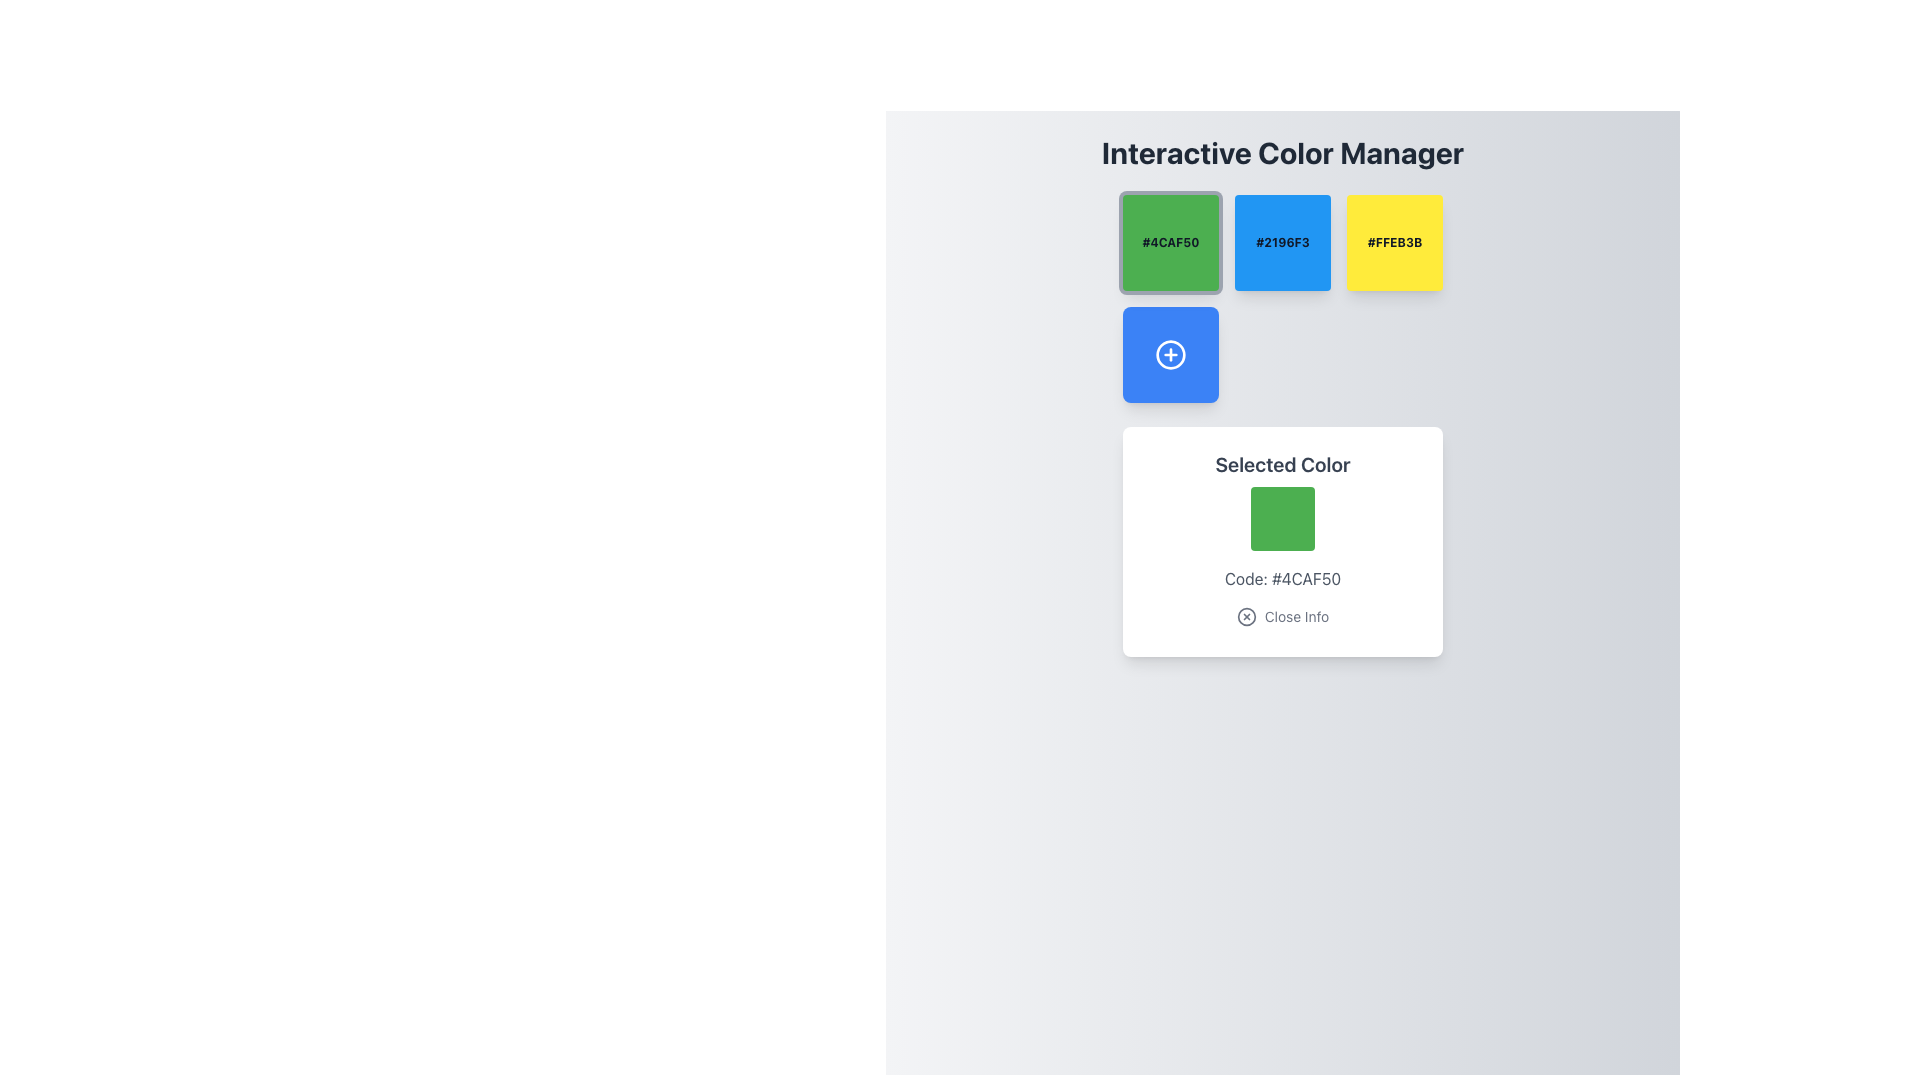 The height and width of the screenshot is (1080, 1920). Describe the element at coordinates (1282, 465) in the screenshot. I see `the 'Selected Color' text label, which is styled in bold, large gray font at the top of a white card` at that location.